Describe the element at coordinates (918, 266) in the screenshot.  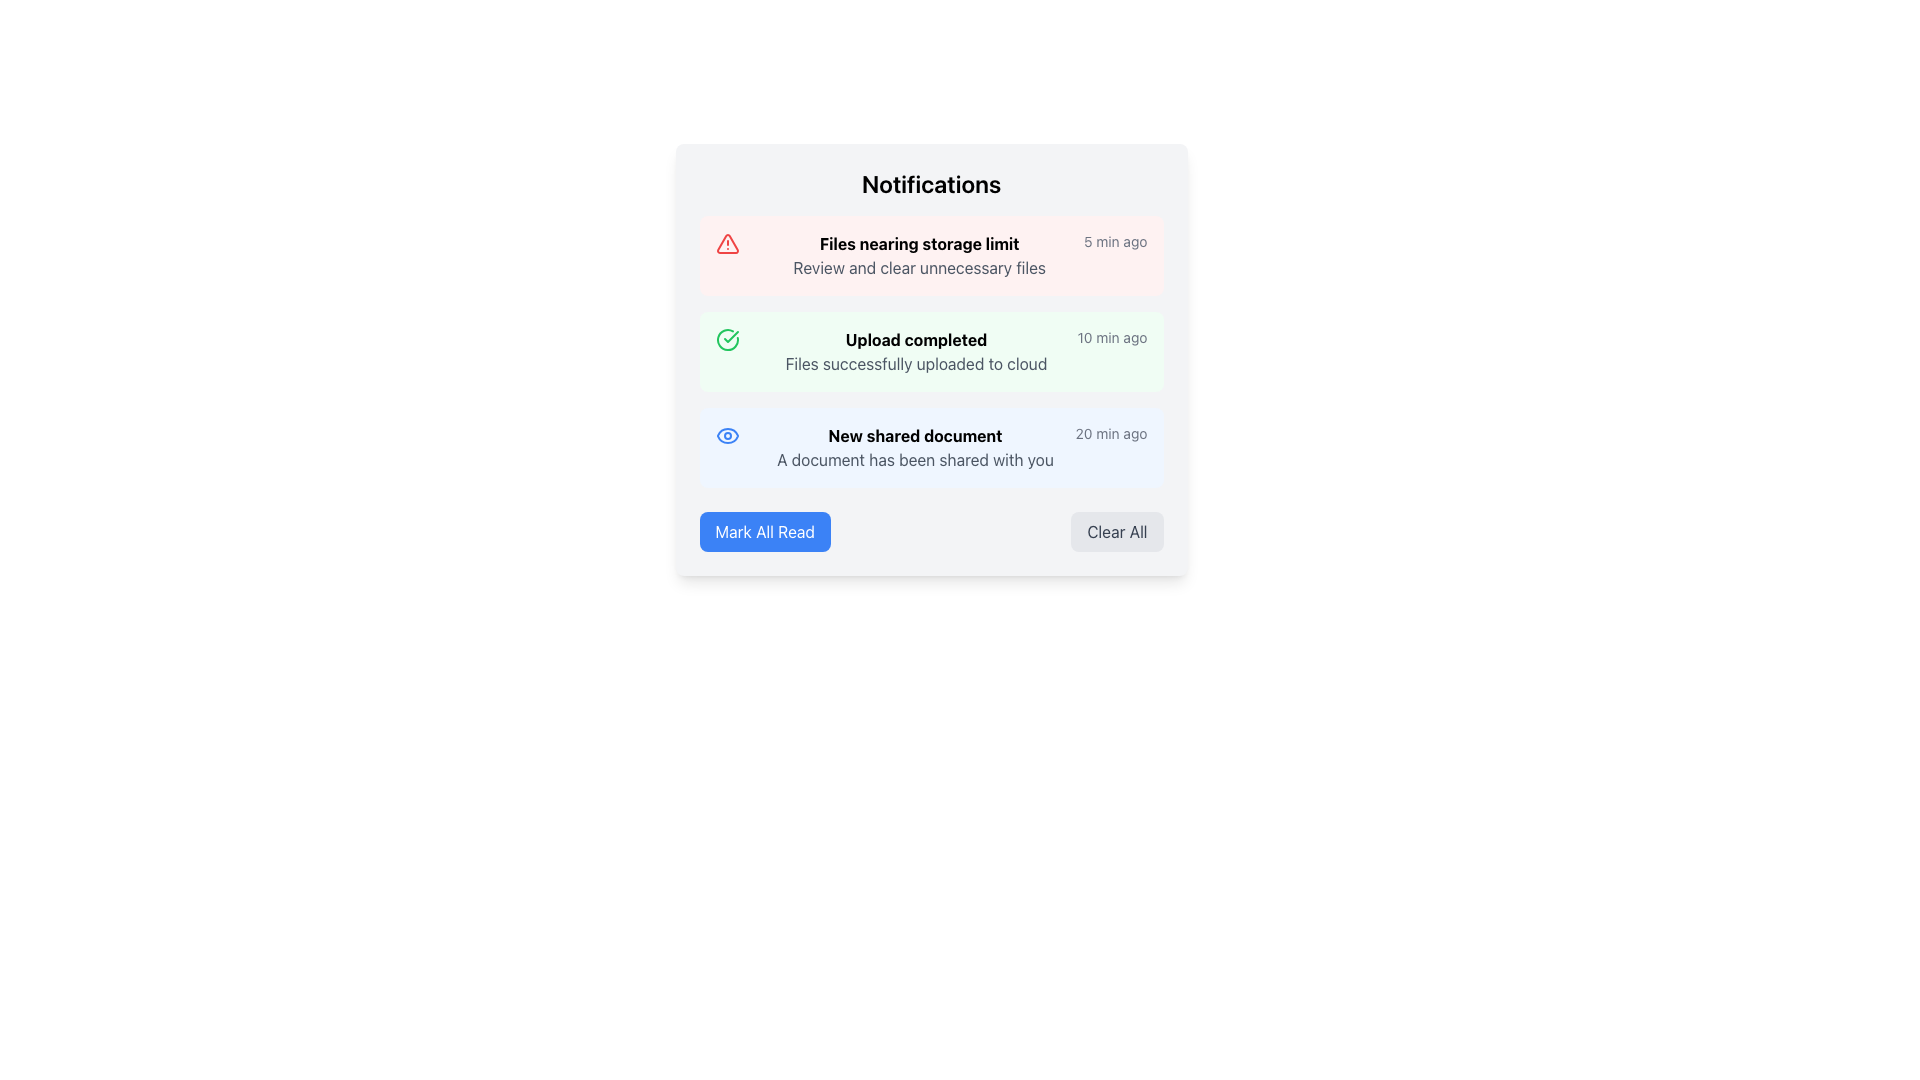
I see `the text label providing additional information about files nearing their storage limit, located directly below the title in the topmost notification card` at that location.